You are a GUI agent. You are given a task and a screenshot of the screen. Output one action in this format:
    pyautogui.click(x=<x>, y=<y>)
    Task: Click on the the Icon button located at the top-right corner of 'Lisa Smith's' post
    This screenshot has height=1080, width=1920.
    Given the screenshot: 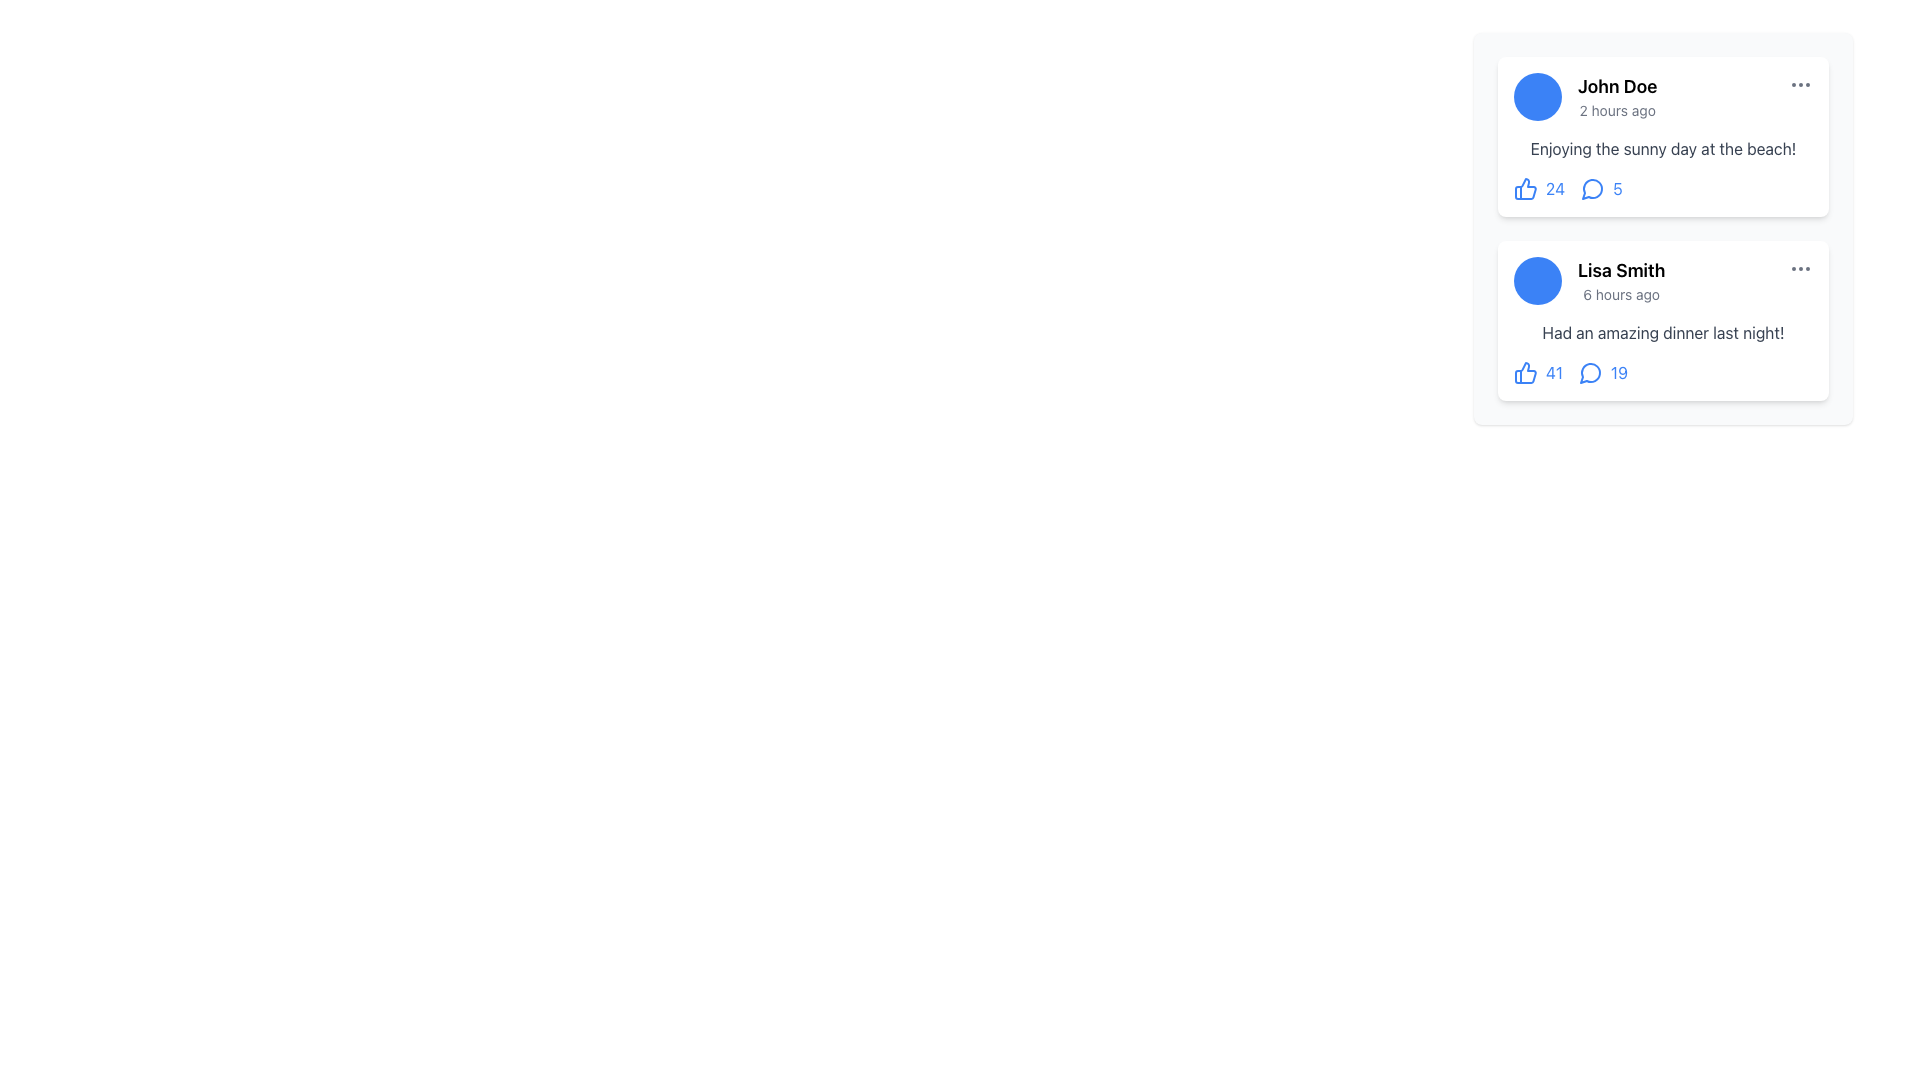 What is the action you would take?
    pyautogui.click(x=1800, y=268)
    